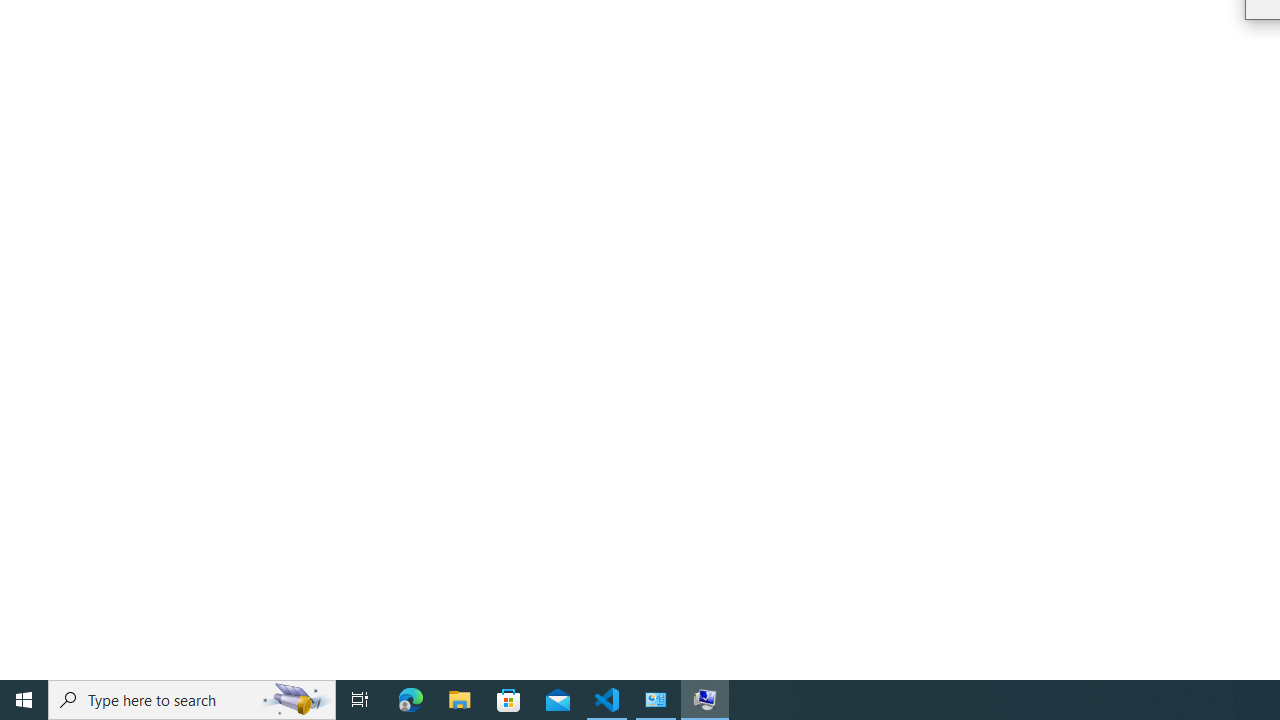  What do you see at coordinates (705, 698) in the screenshot?
I see `'System Remote Settings - 1 running window'` at bounding box center [705, 698].